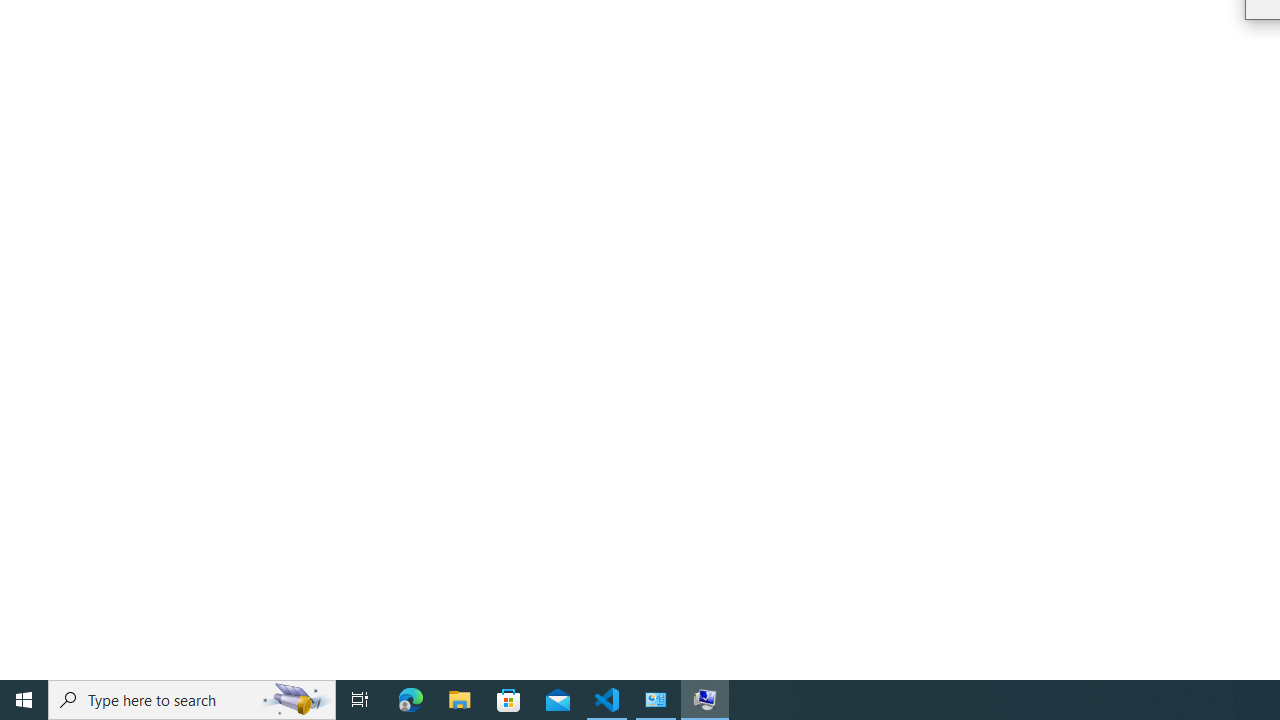  What do you see at coordinates (705, 698) in the screenshot?
I see `'System Remote Settings - 1 running window'` at bounding box center [705, 698].